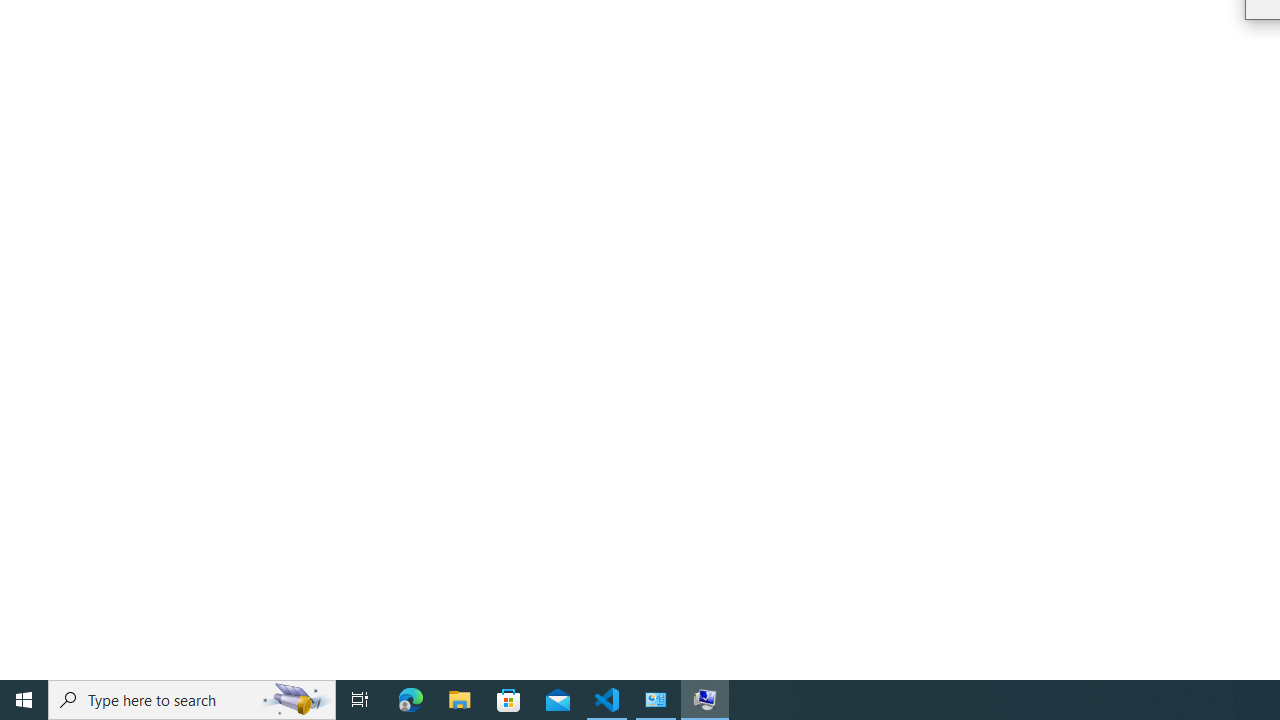  What do you see at coordinates (705, 698) in the screenshot?
I see `'System Remote Settings - 1 running window'` at bounding box center [705, 698].